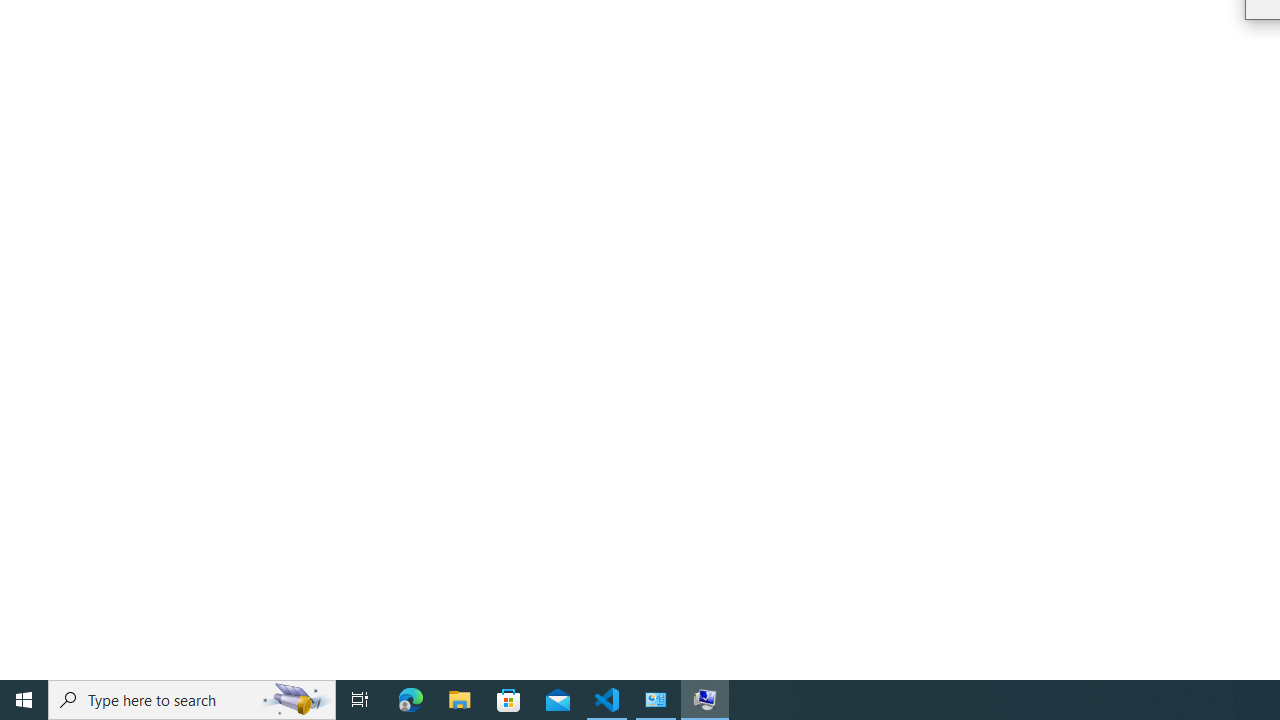  What do you see at coordinates (705, 698) in the screenshot?
I see `'System Remote Settings - 1 running window'` at bounding box center [705, 698].